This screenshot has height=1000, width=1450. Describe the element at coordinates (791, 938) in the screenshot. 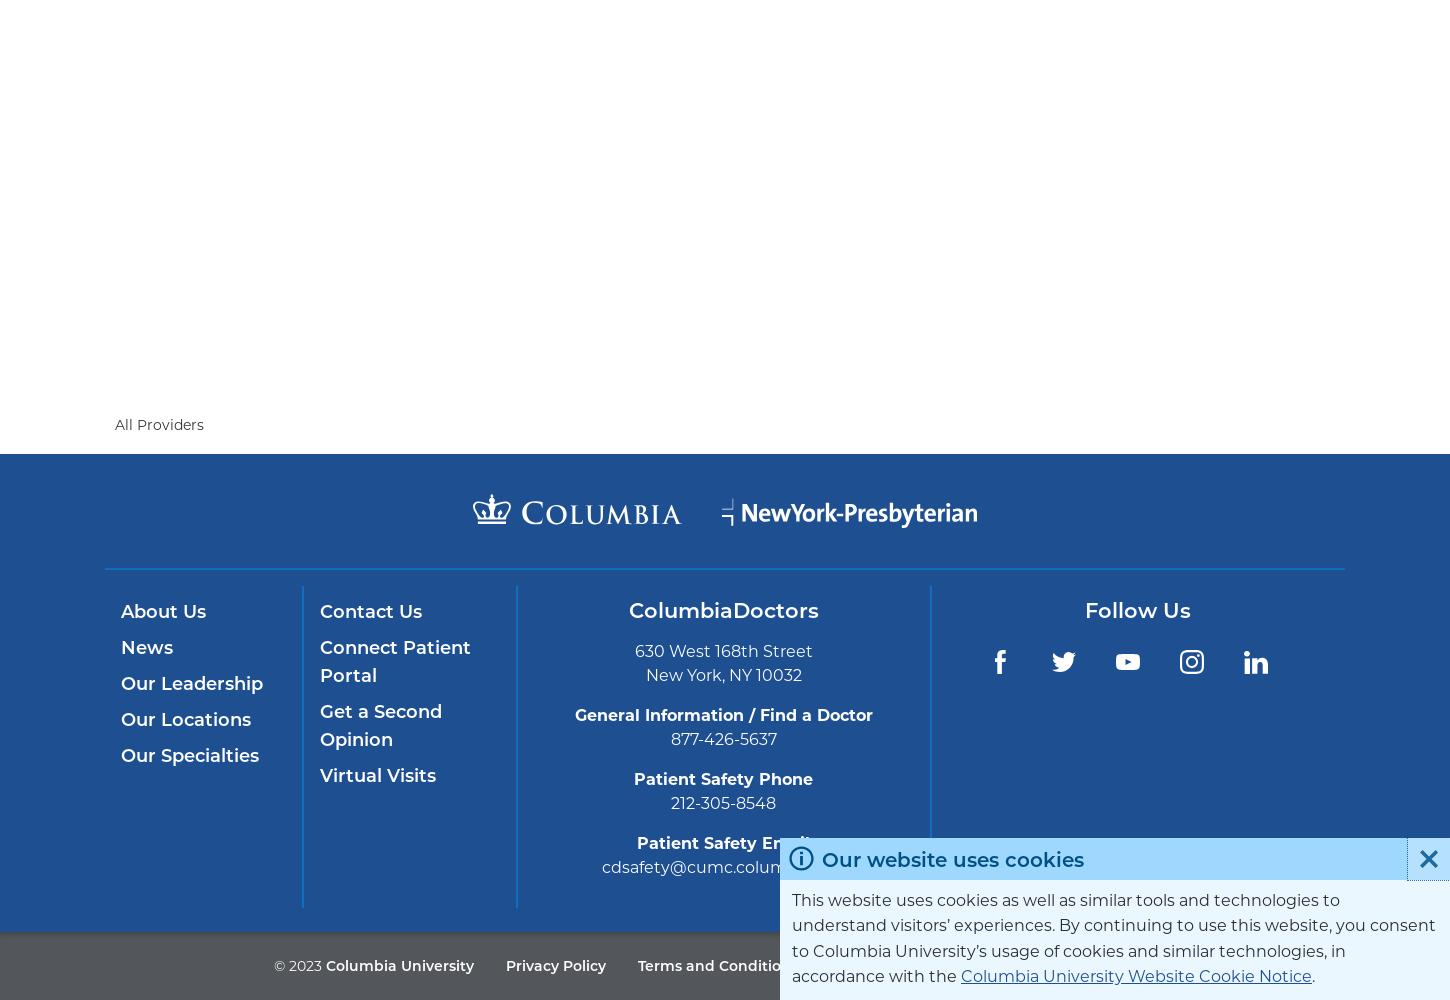

I see `'This website uses cookies as well as similar tools and technologies to understand visitors’ experiences. By continuing to use this website, you consent to Columbia University’s usage of cookies and similar technologies, in accordance with the'` at that location.